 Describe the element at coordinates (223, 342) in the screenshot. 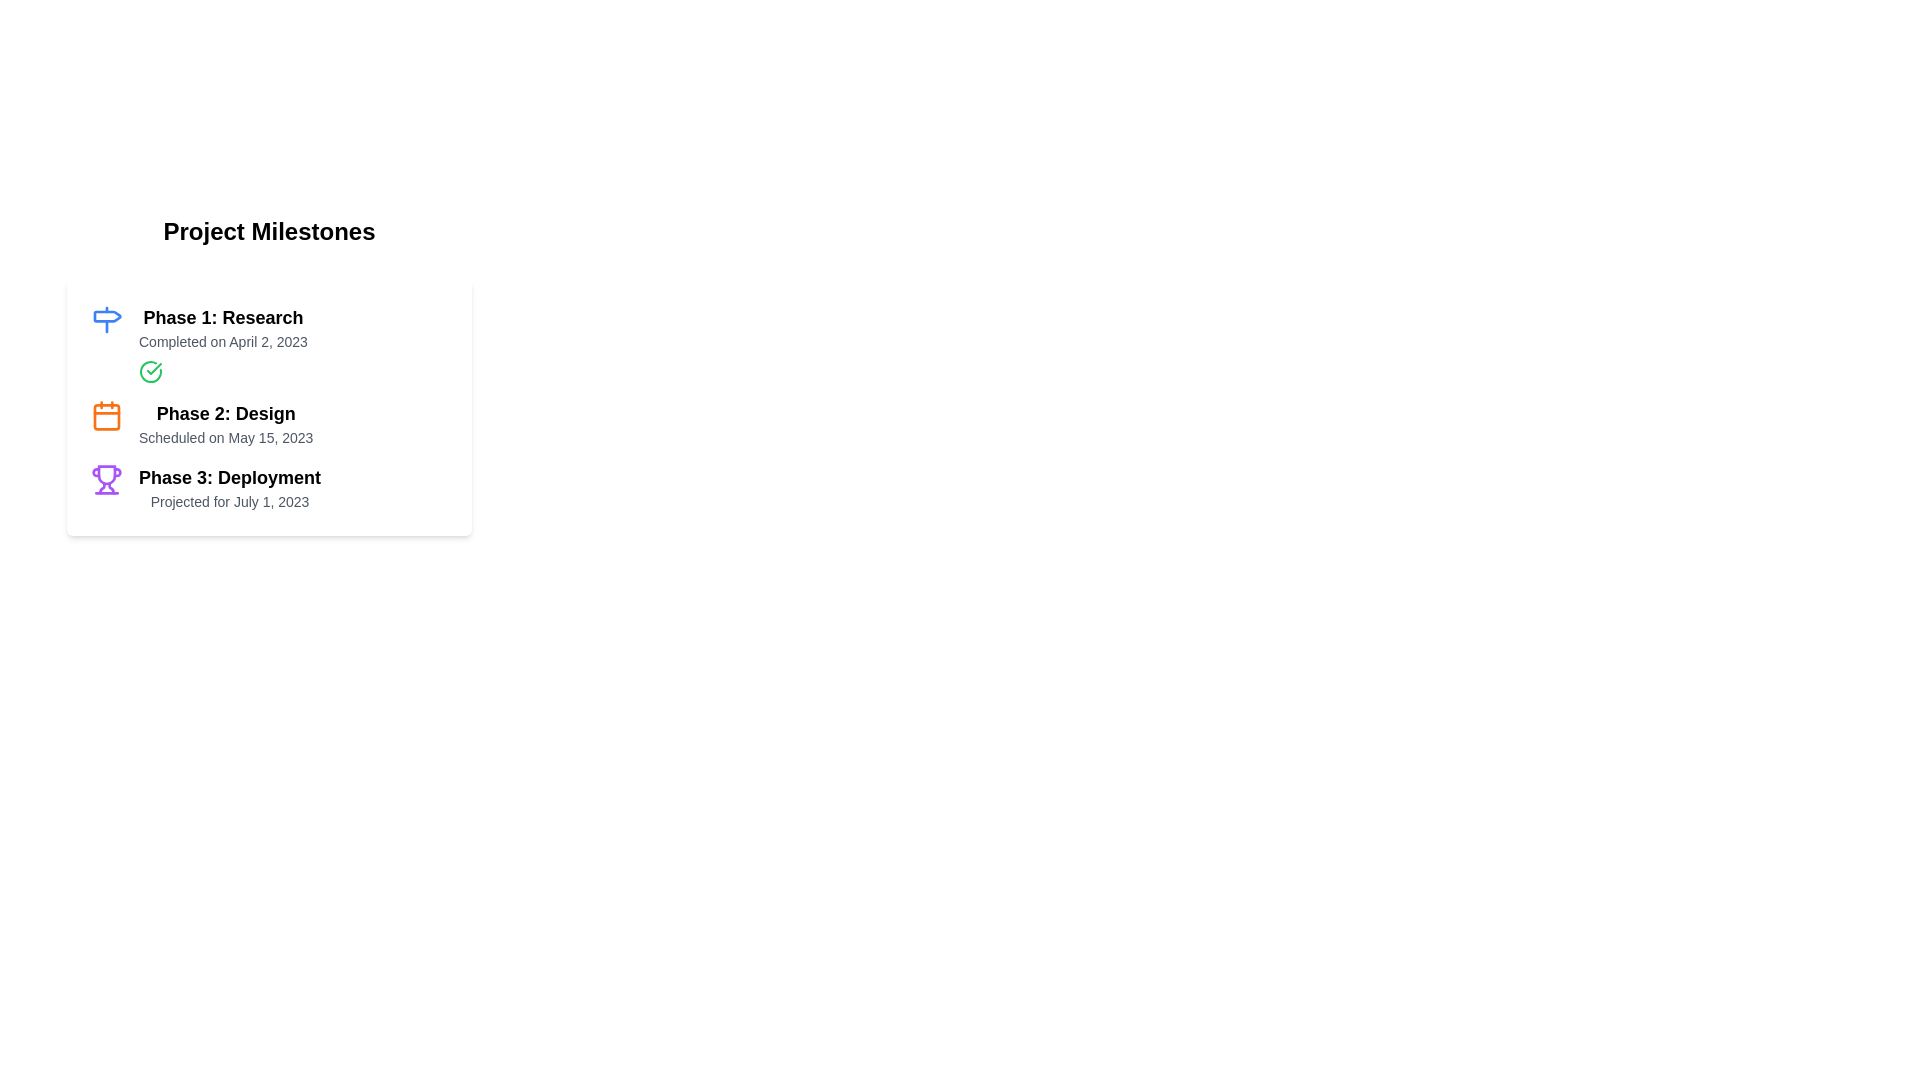

I see `displayed information in the Information block titled 'Phase 1: Research' with subtitle 'Completed on April 2, 2023' and a green circular checkmark icon` at that location.